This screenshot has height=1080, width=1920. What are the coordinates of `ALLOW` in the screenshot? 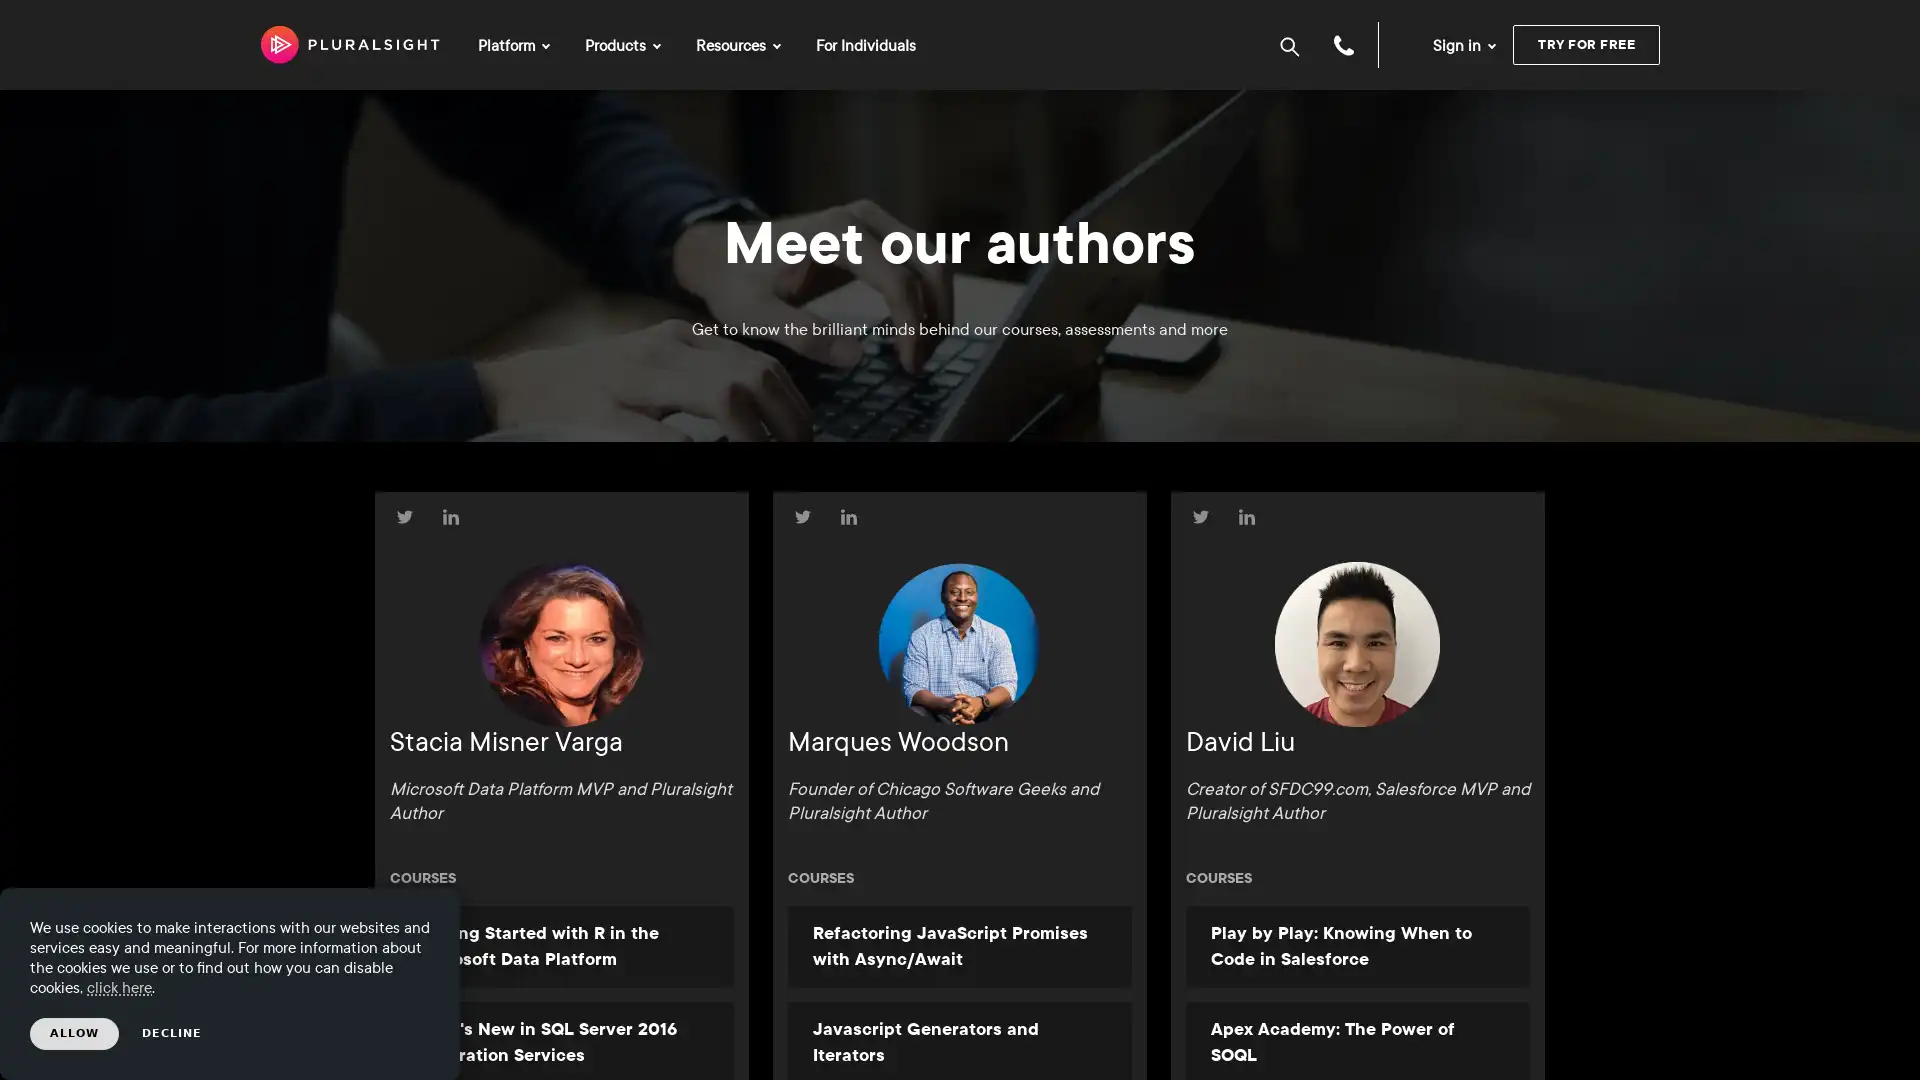 It's located at (74, 1033).